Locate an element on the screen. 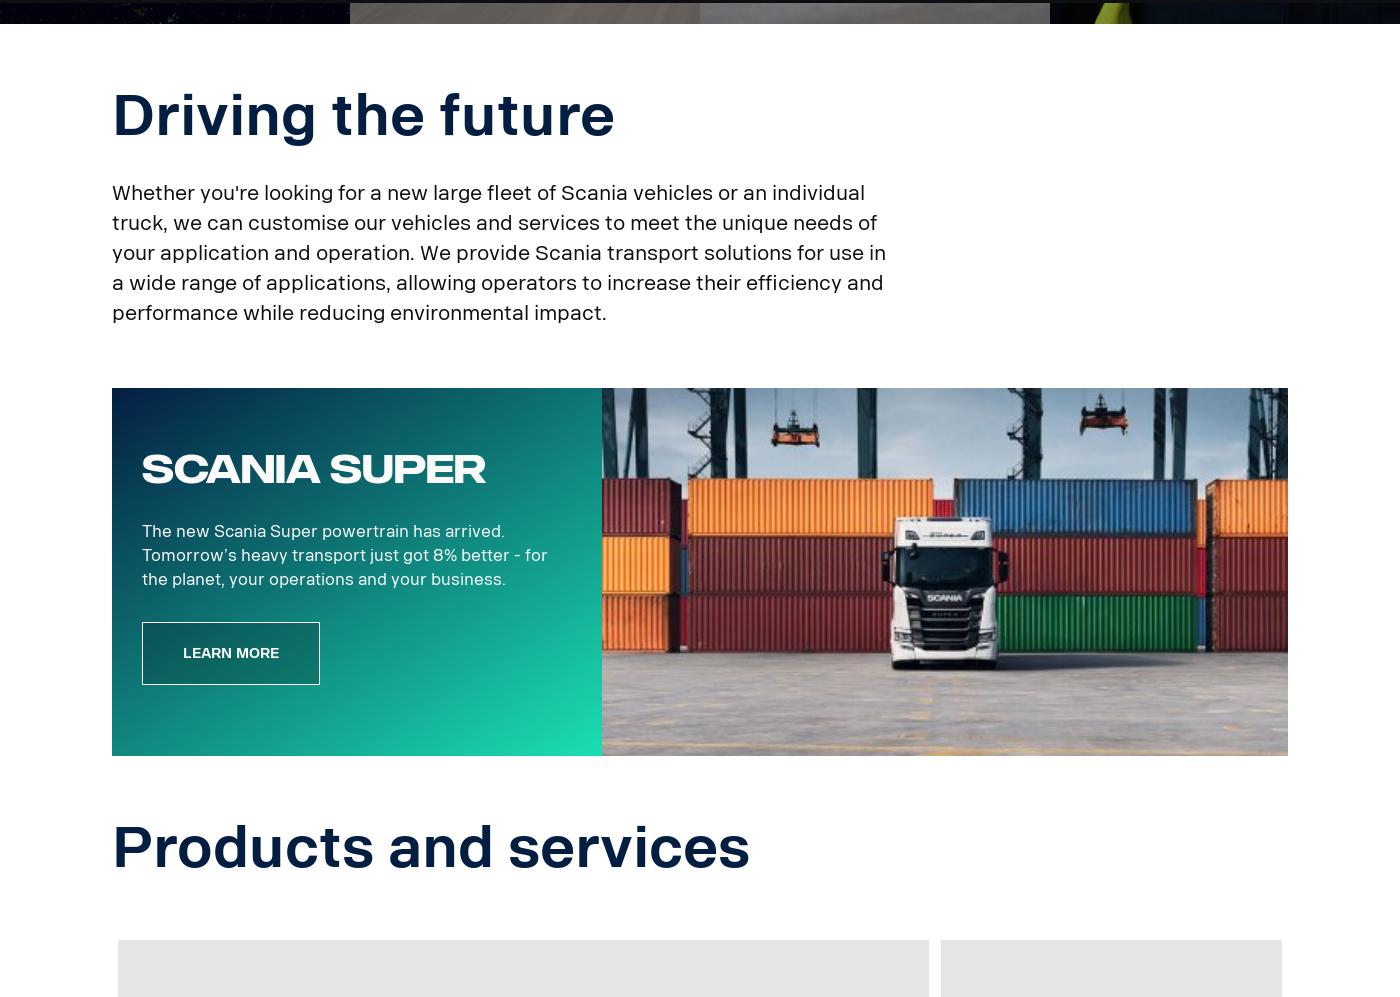 This screenshot has width=1400, height=997. 'The new Scania Super powertrain has arrived. Tomorrow’s heavy transport just got 8% better - for the planet, your operations and your business.' is located at coordinates (141, 555).